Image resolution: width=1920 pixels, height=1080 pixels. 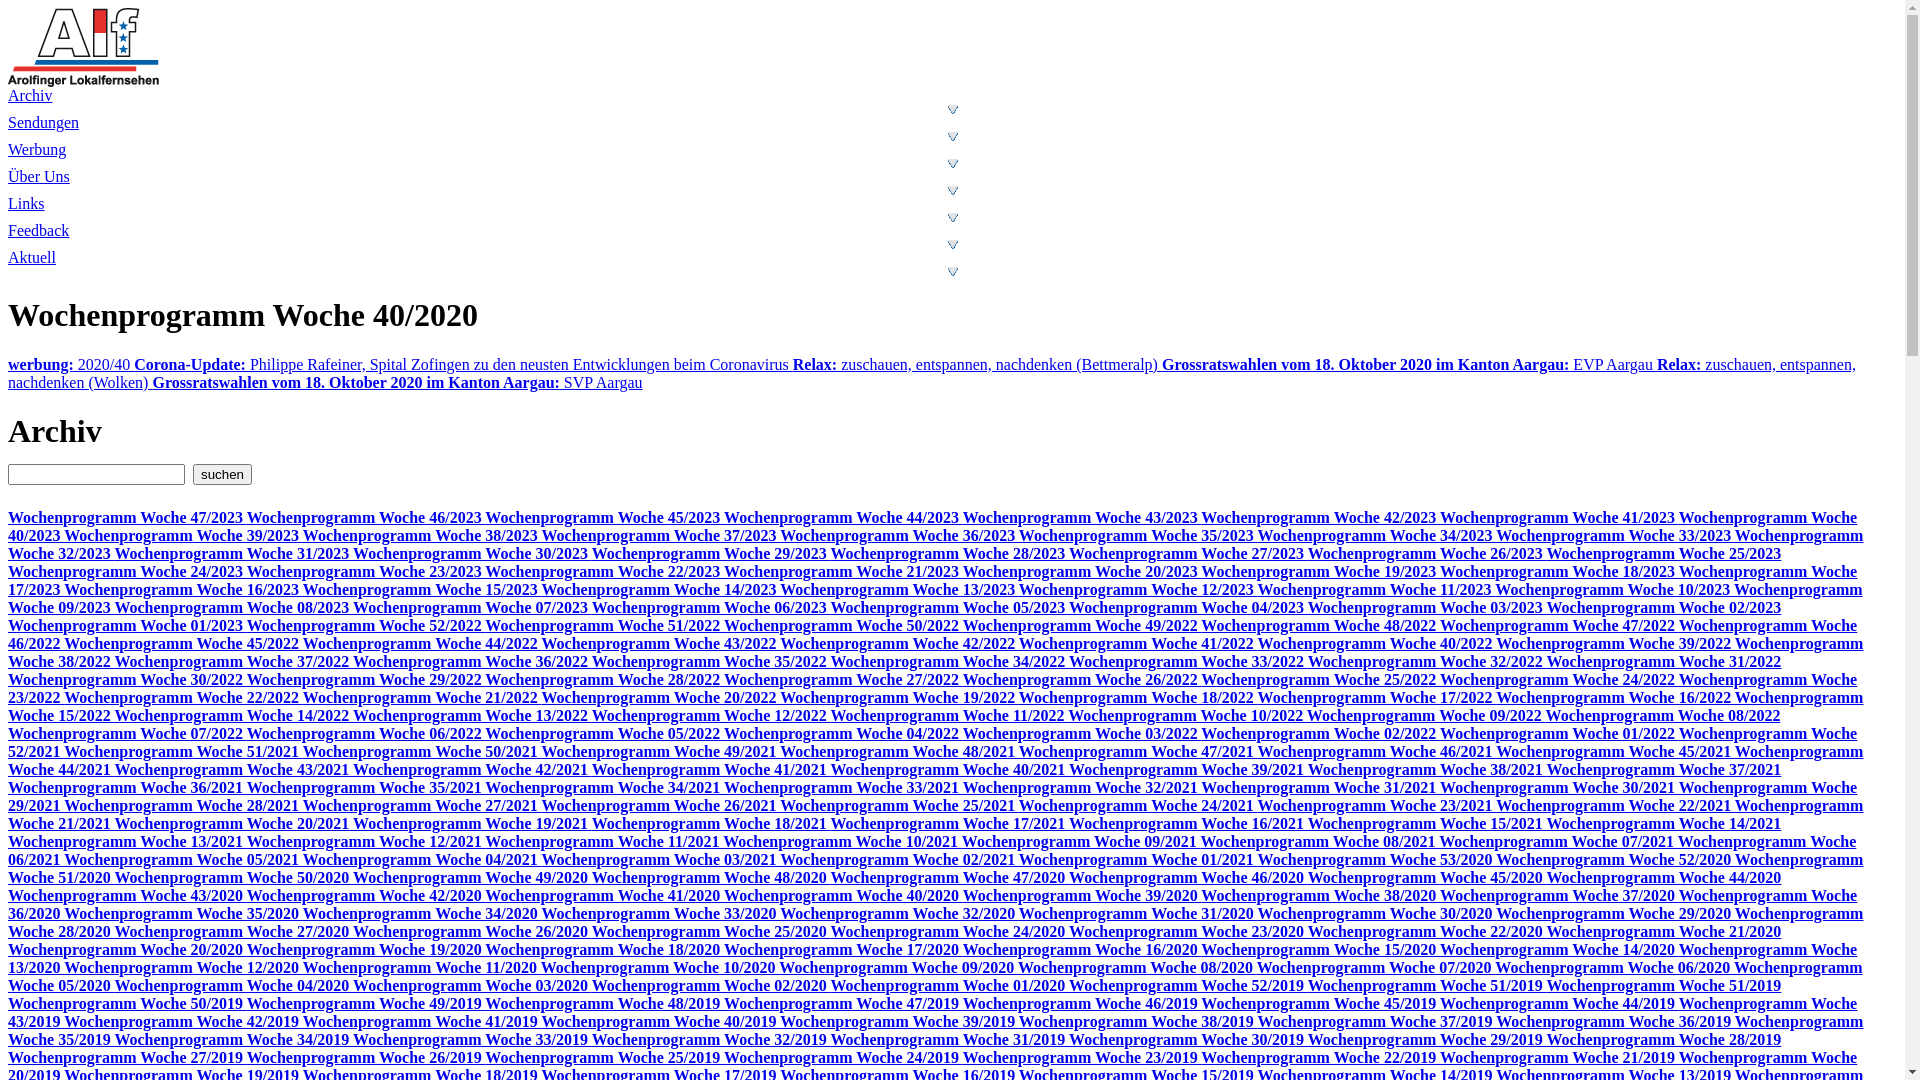 I want to click on 'Wochenprogramm Woche 42/2019', so click(x=183, y=1021).